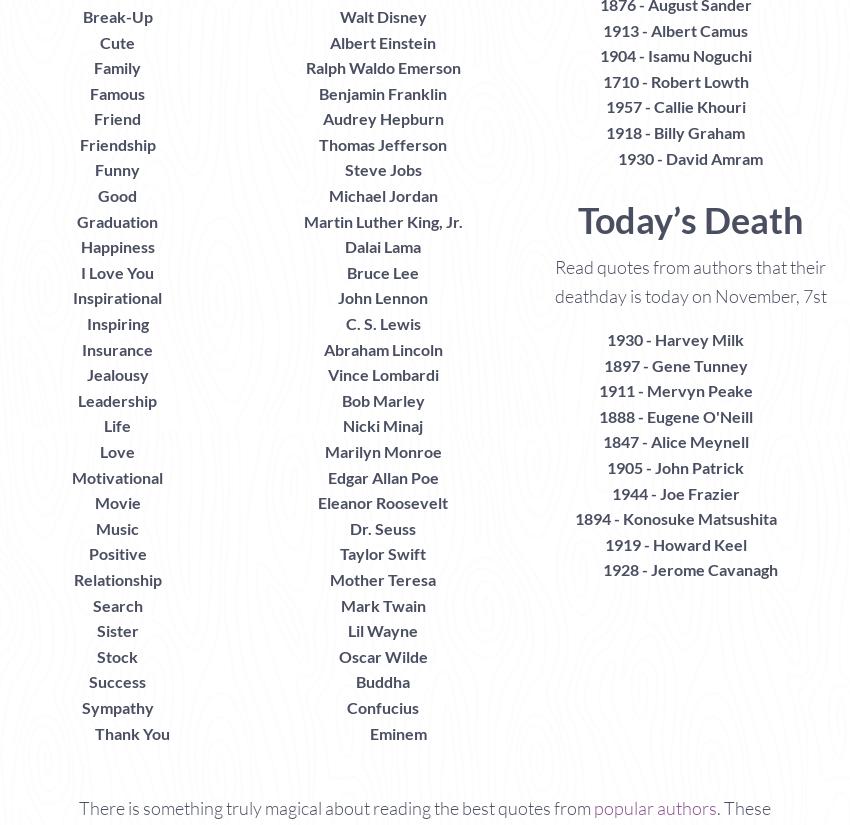  What do you see at coordinates (382, 502) in the screenshot?
I see `'Eleanor Roosevelt'` at bounding box center [382, 502].